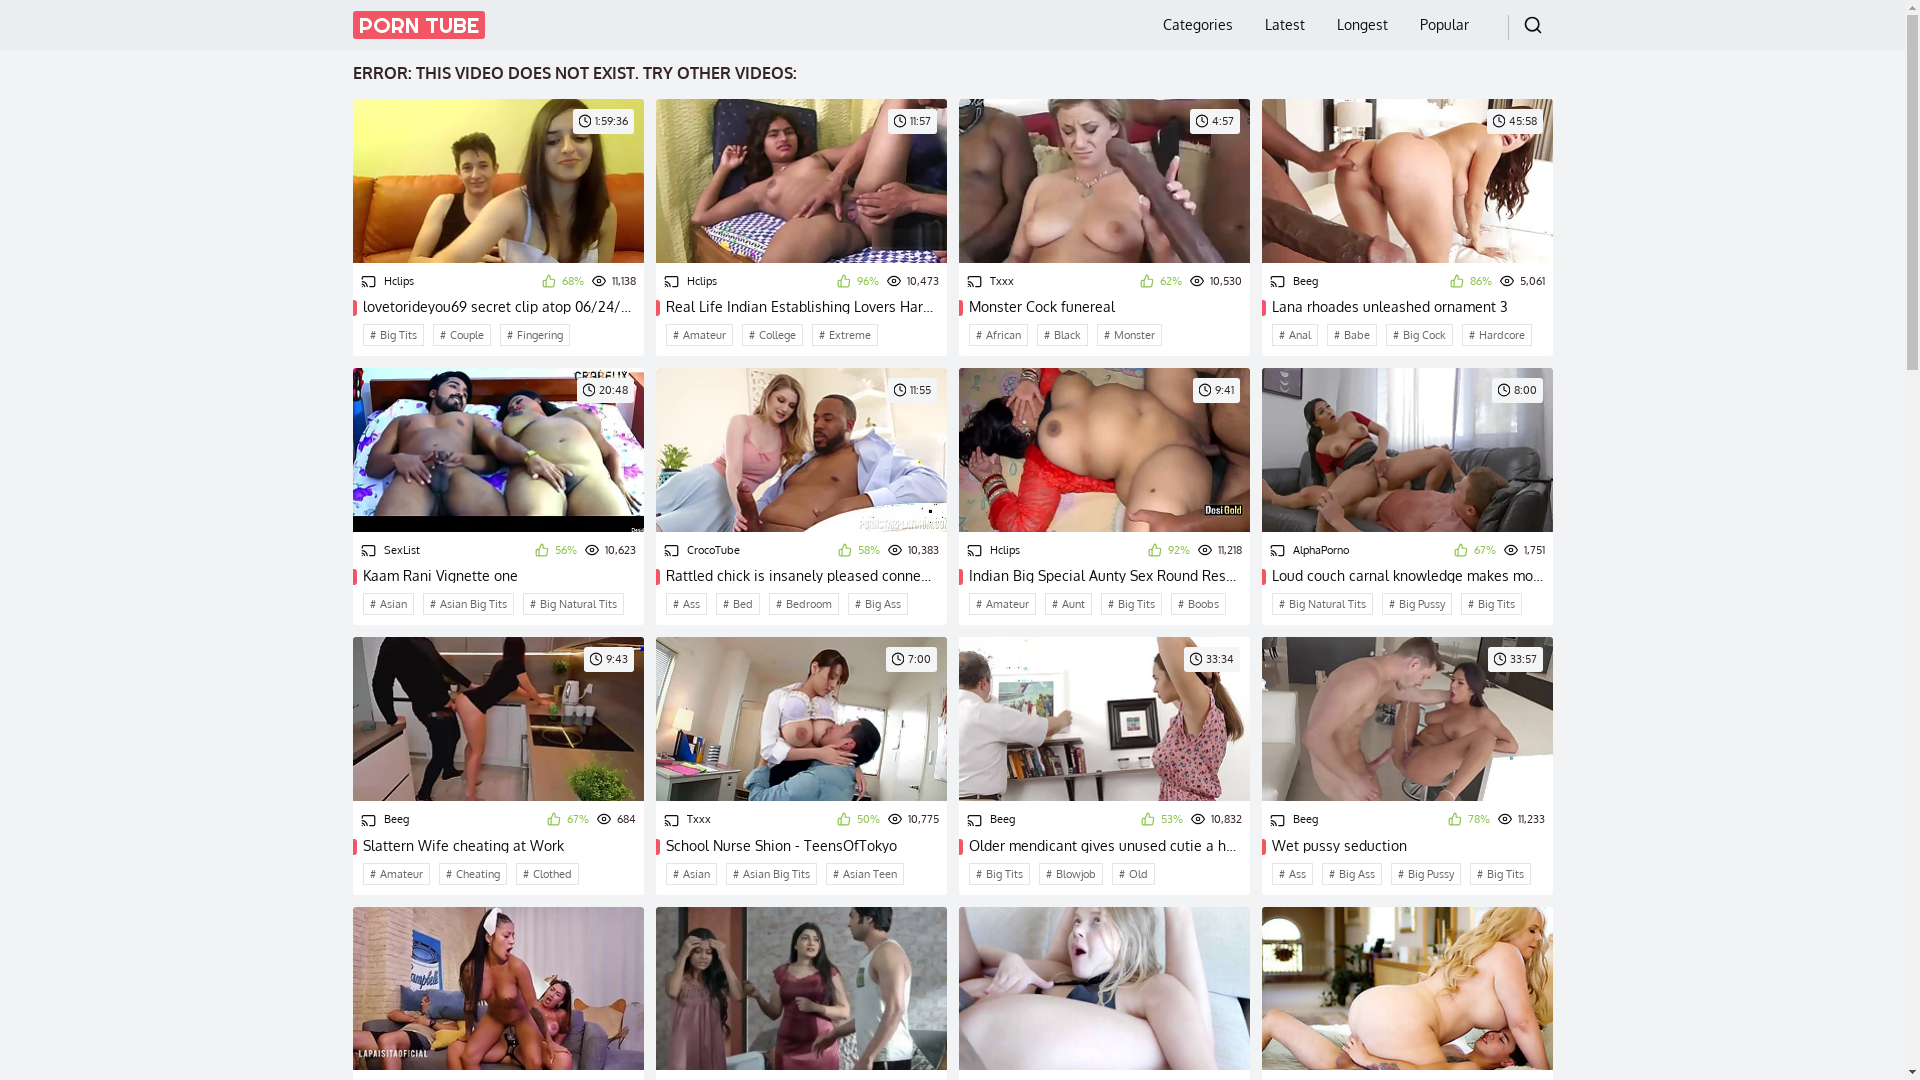  What do you see at coordinates (534, 334) in the screenshot?
I see `'Fingering'` at bounding box center [534, 334].